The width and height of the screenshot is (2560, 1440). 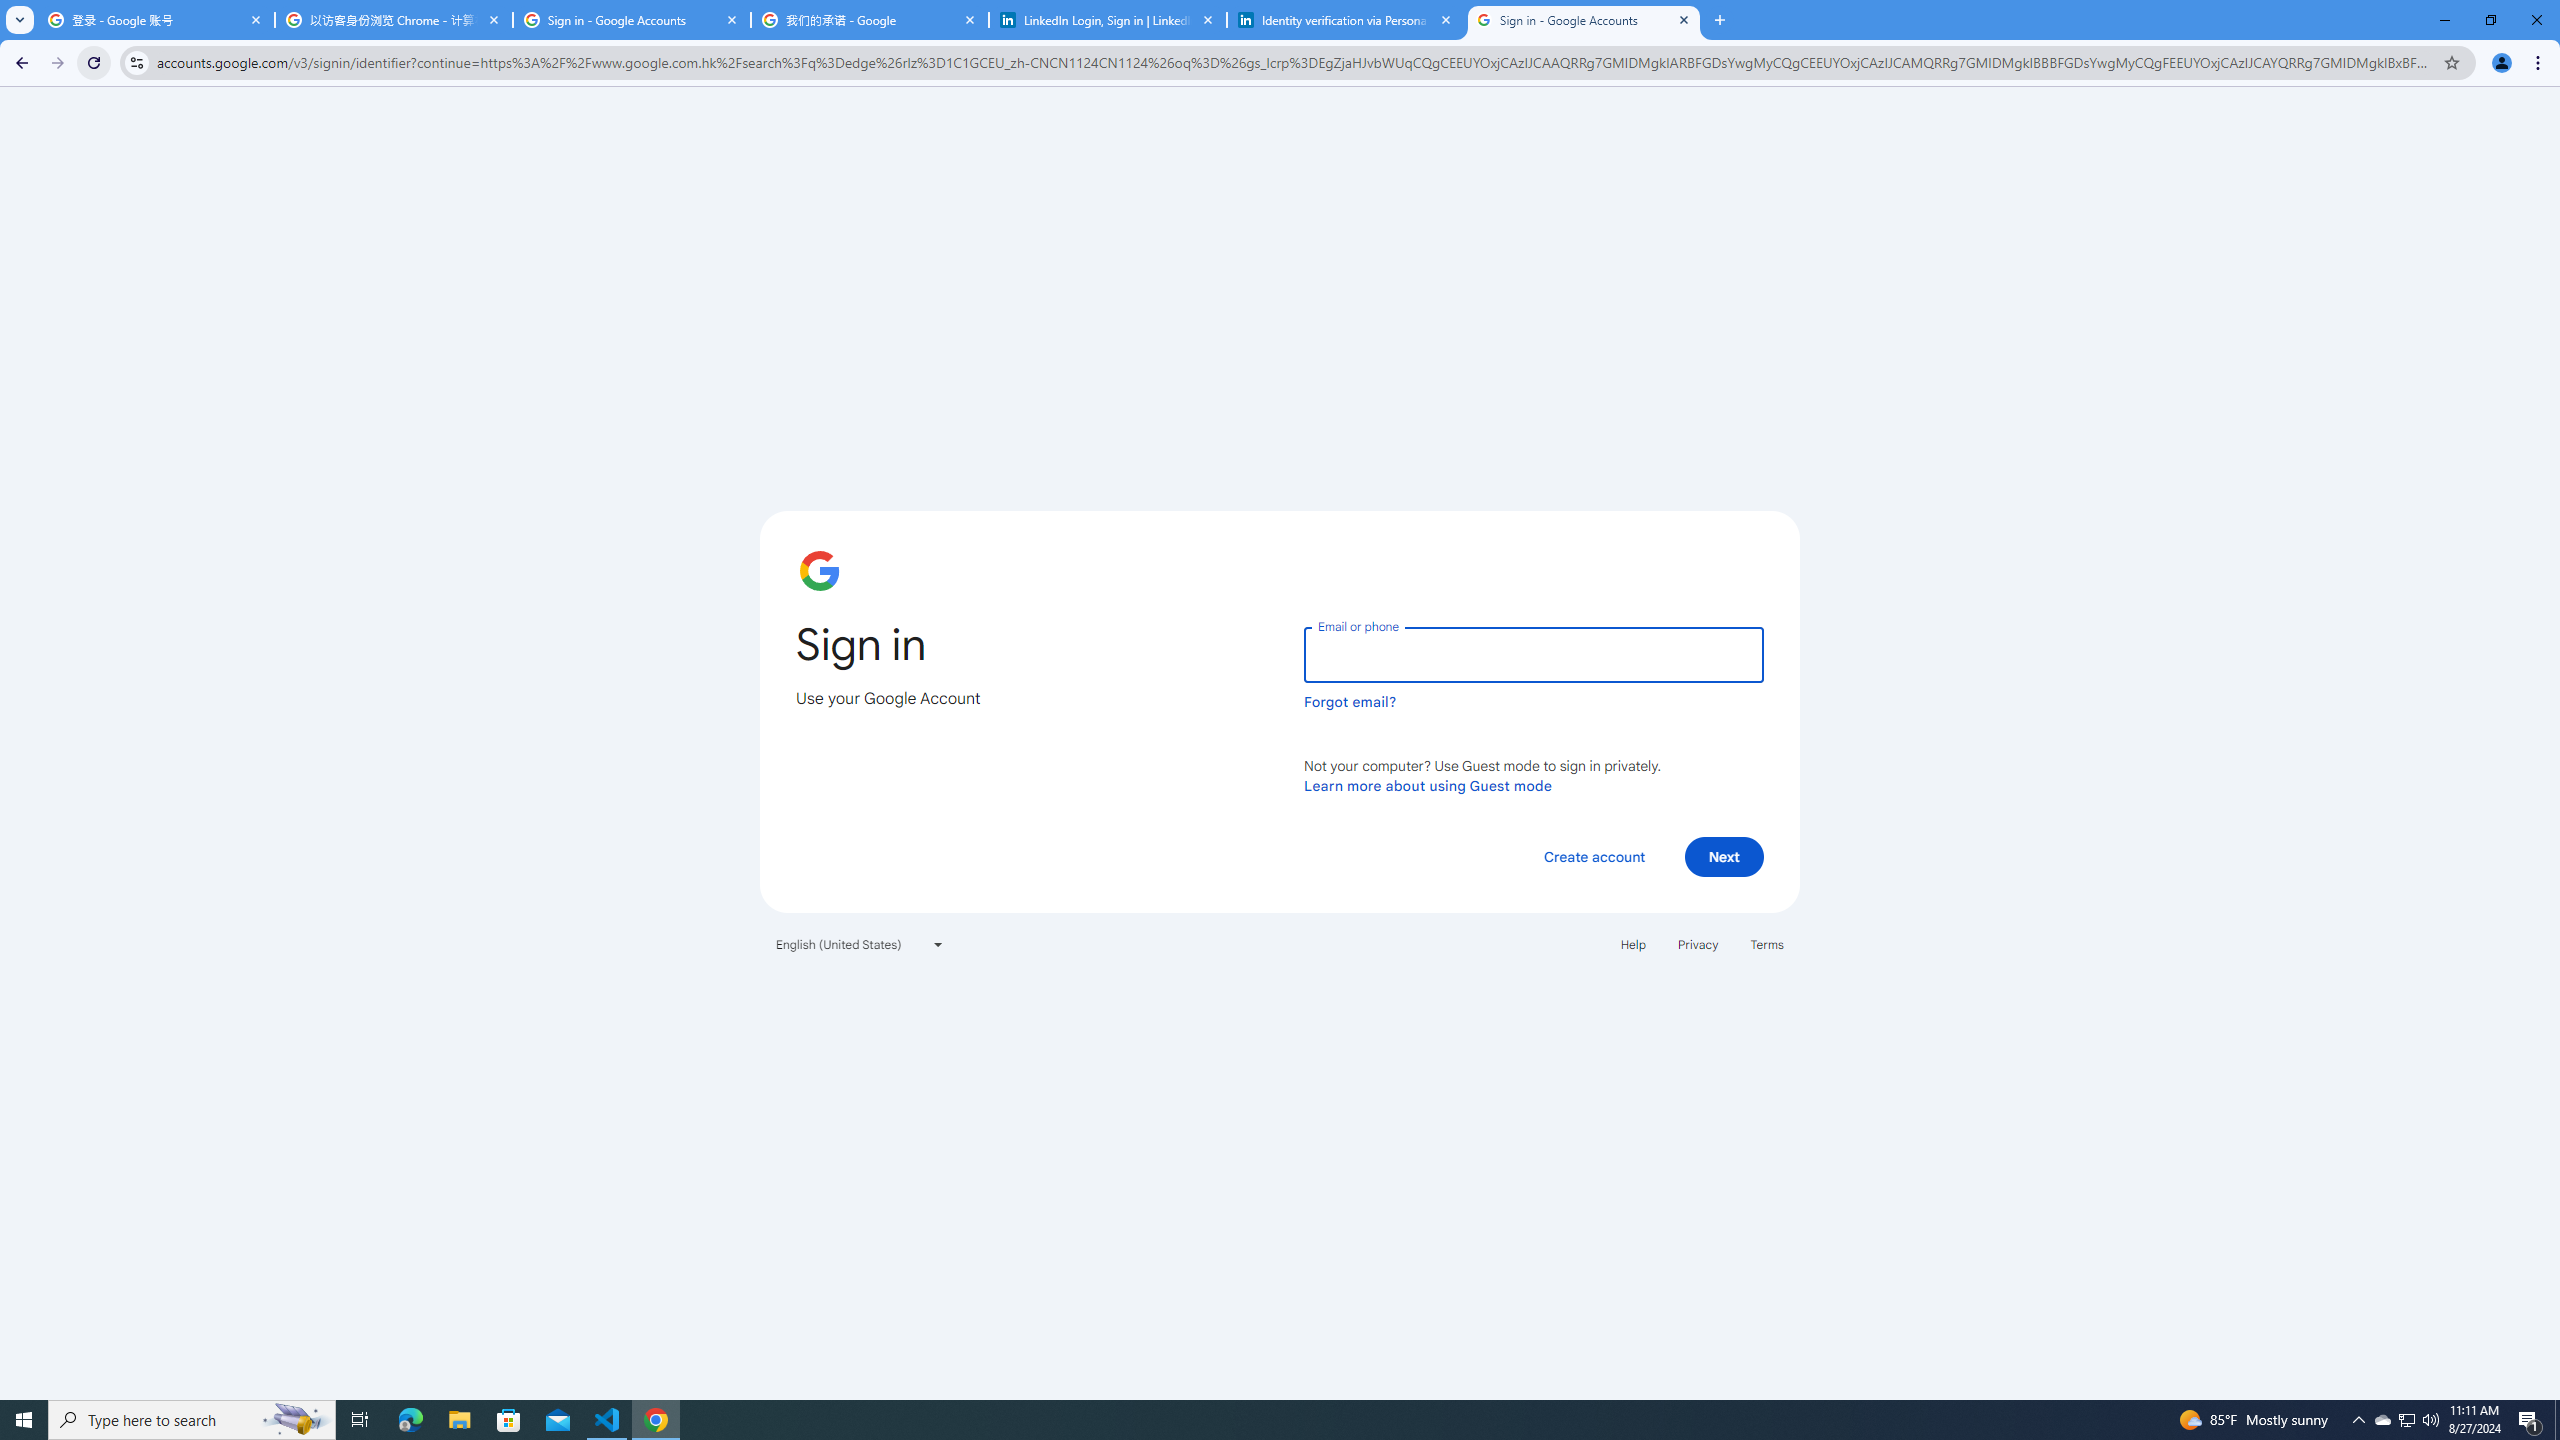 I want to click on 'Sign in - Google Accounts', so click(x=1583, y=19).